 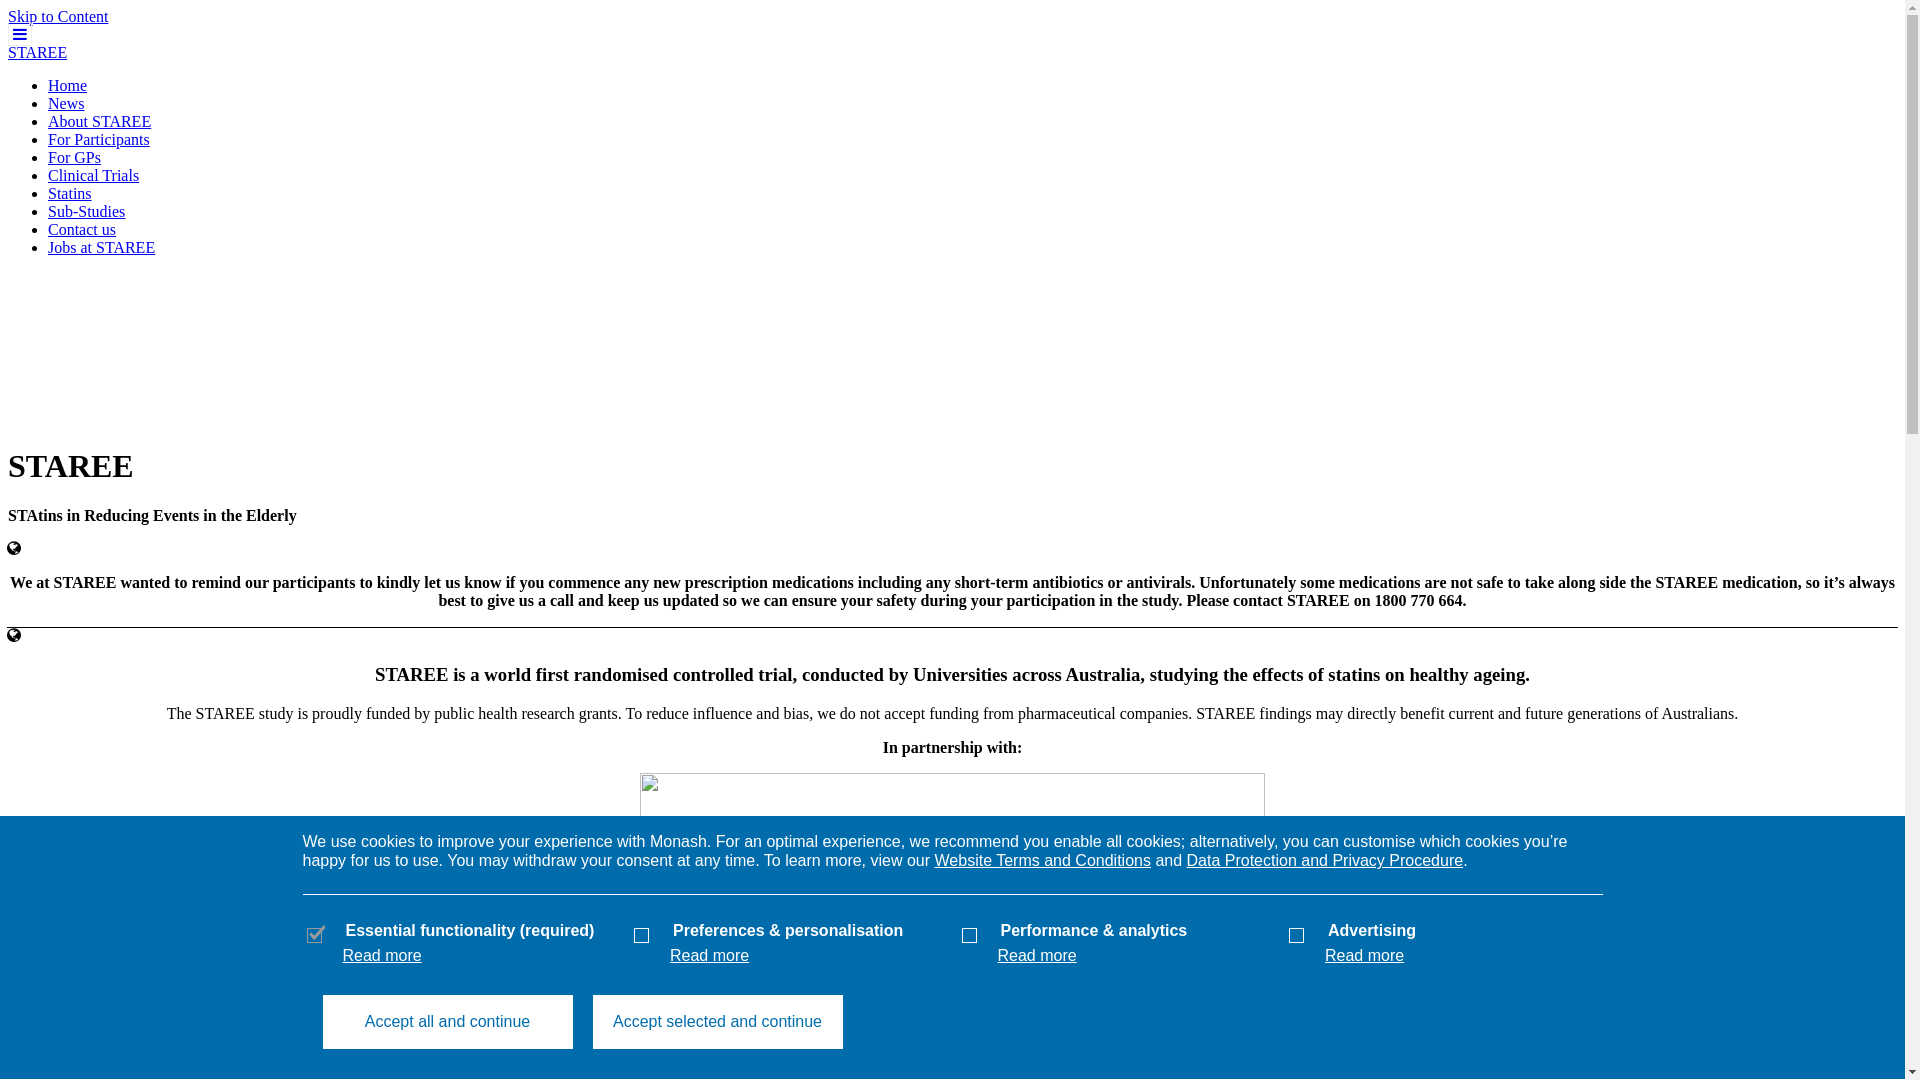 What do you see at coordinates (48, 174) in the screenshot?
I see `'Clinical Trials'` at bounding box center [48, 174].